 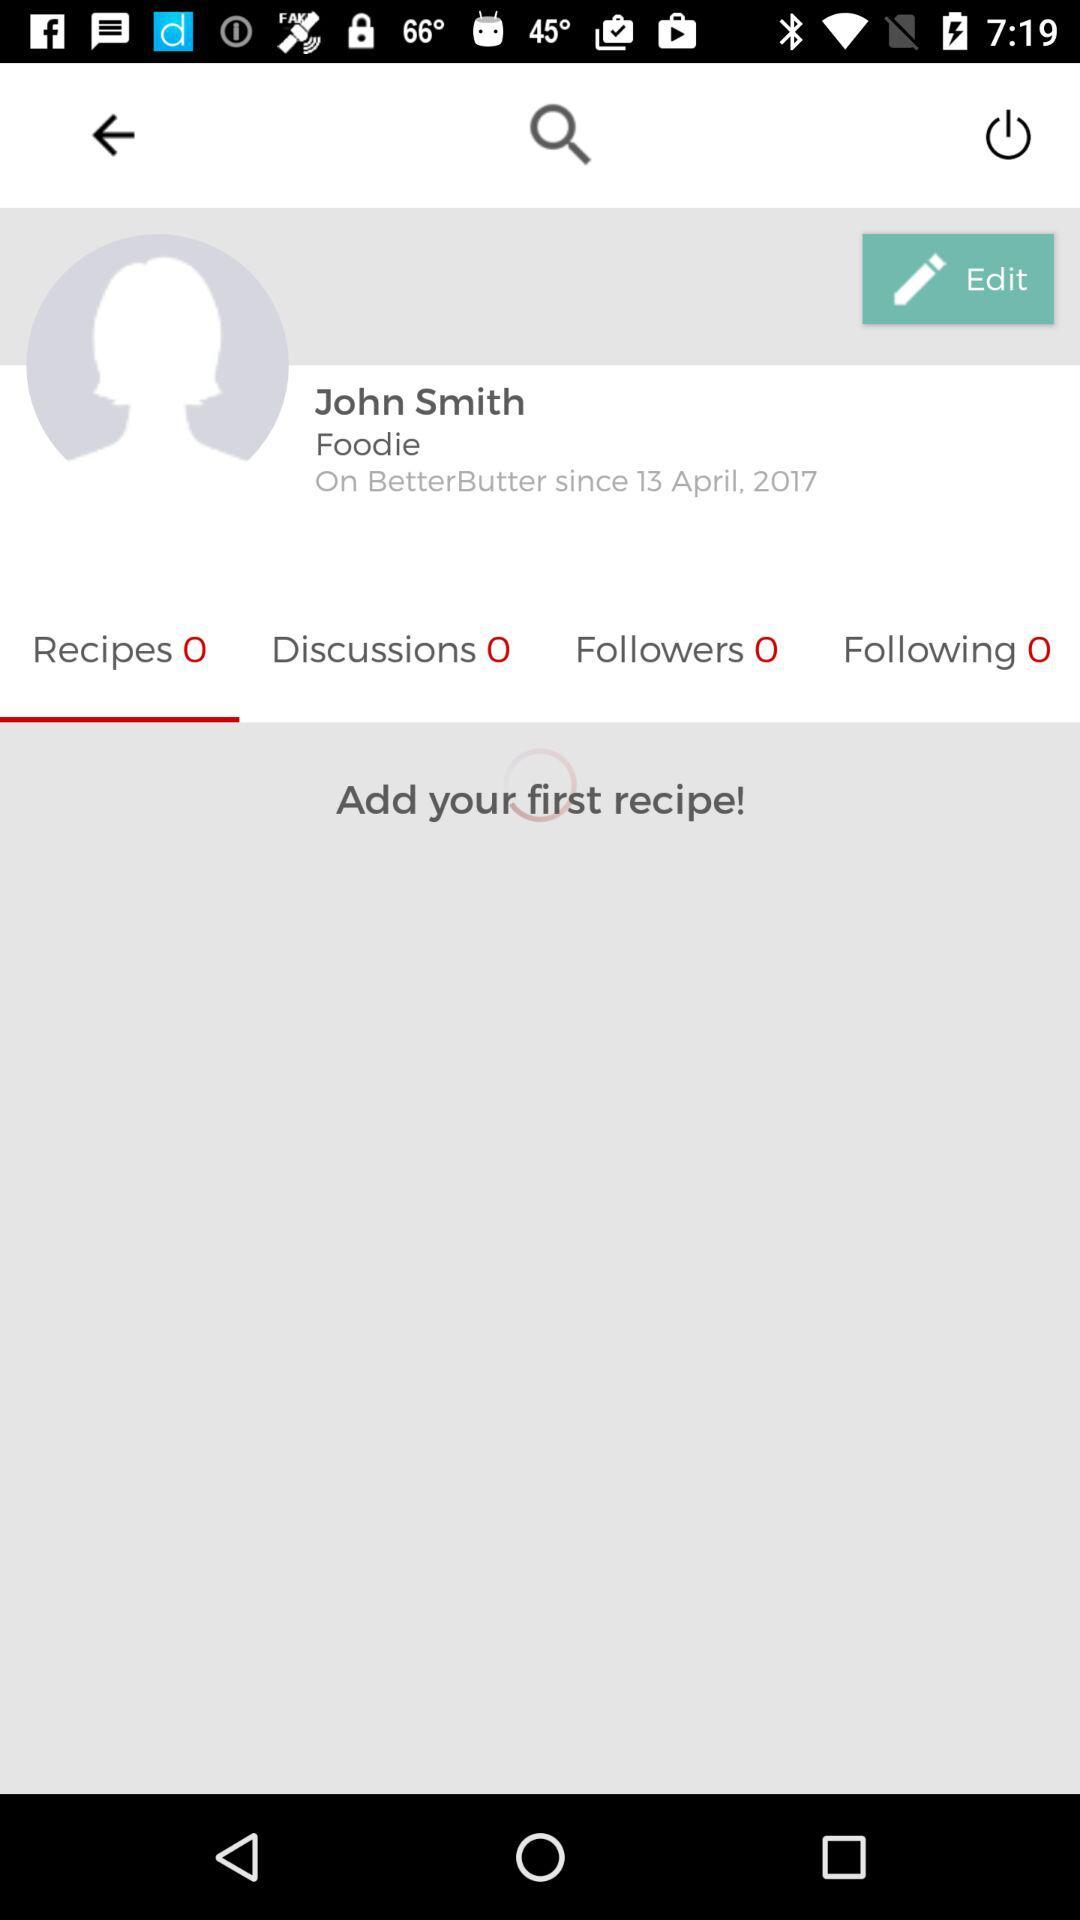 What do you see at coordinates (957, 277) in the screenshot?
I see `icon above following 0 item` at bounding box center [957, 277].